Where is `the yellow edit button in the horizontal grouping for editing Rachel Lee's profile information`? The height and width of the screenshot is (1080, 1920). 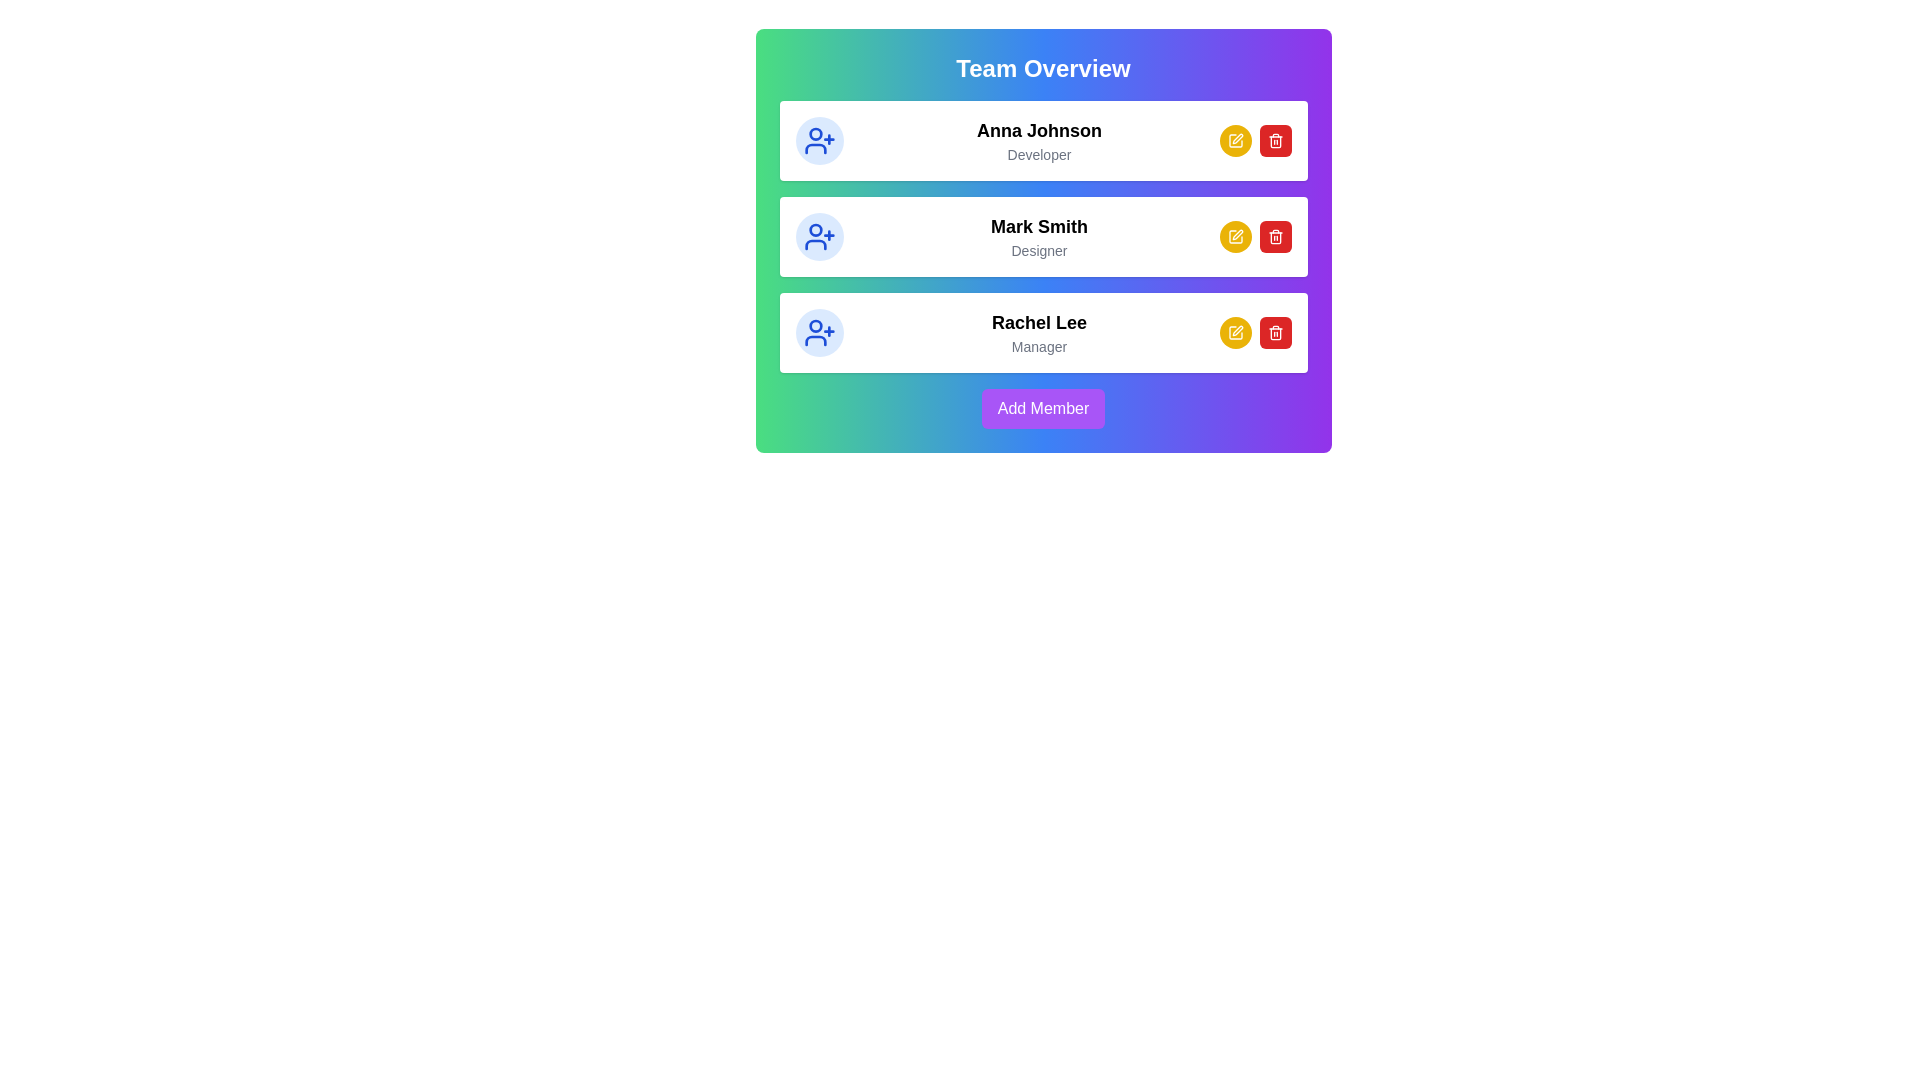
the yellow edit button in the horizontal grouping for editing Rachel Lee's profile information is located at coordinates (1254, 331).